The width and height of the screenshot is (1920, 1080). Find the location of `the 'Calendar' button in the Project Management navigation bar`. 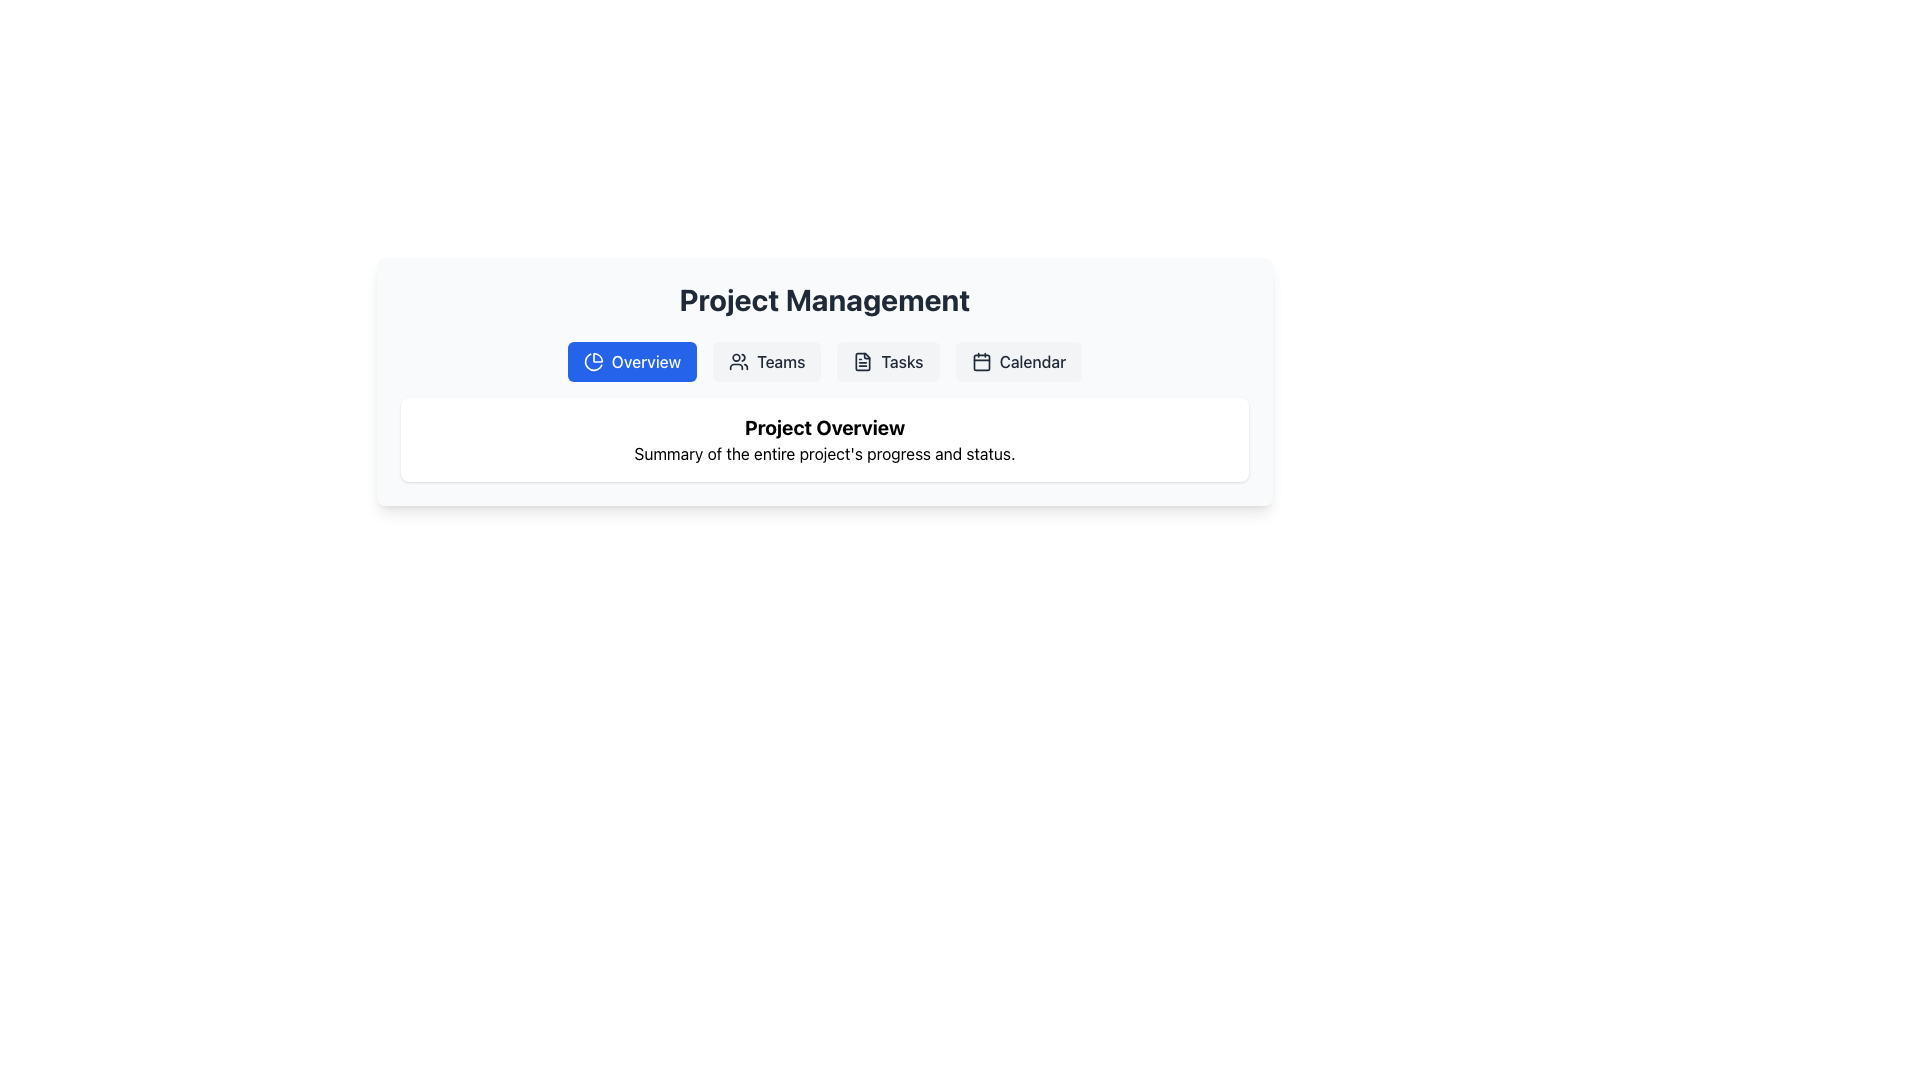

the 'Calendar' button in the Project Management navigation bar is located at coordinates (1018, 362).